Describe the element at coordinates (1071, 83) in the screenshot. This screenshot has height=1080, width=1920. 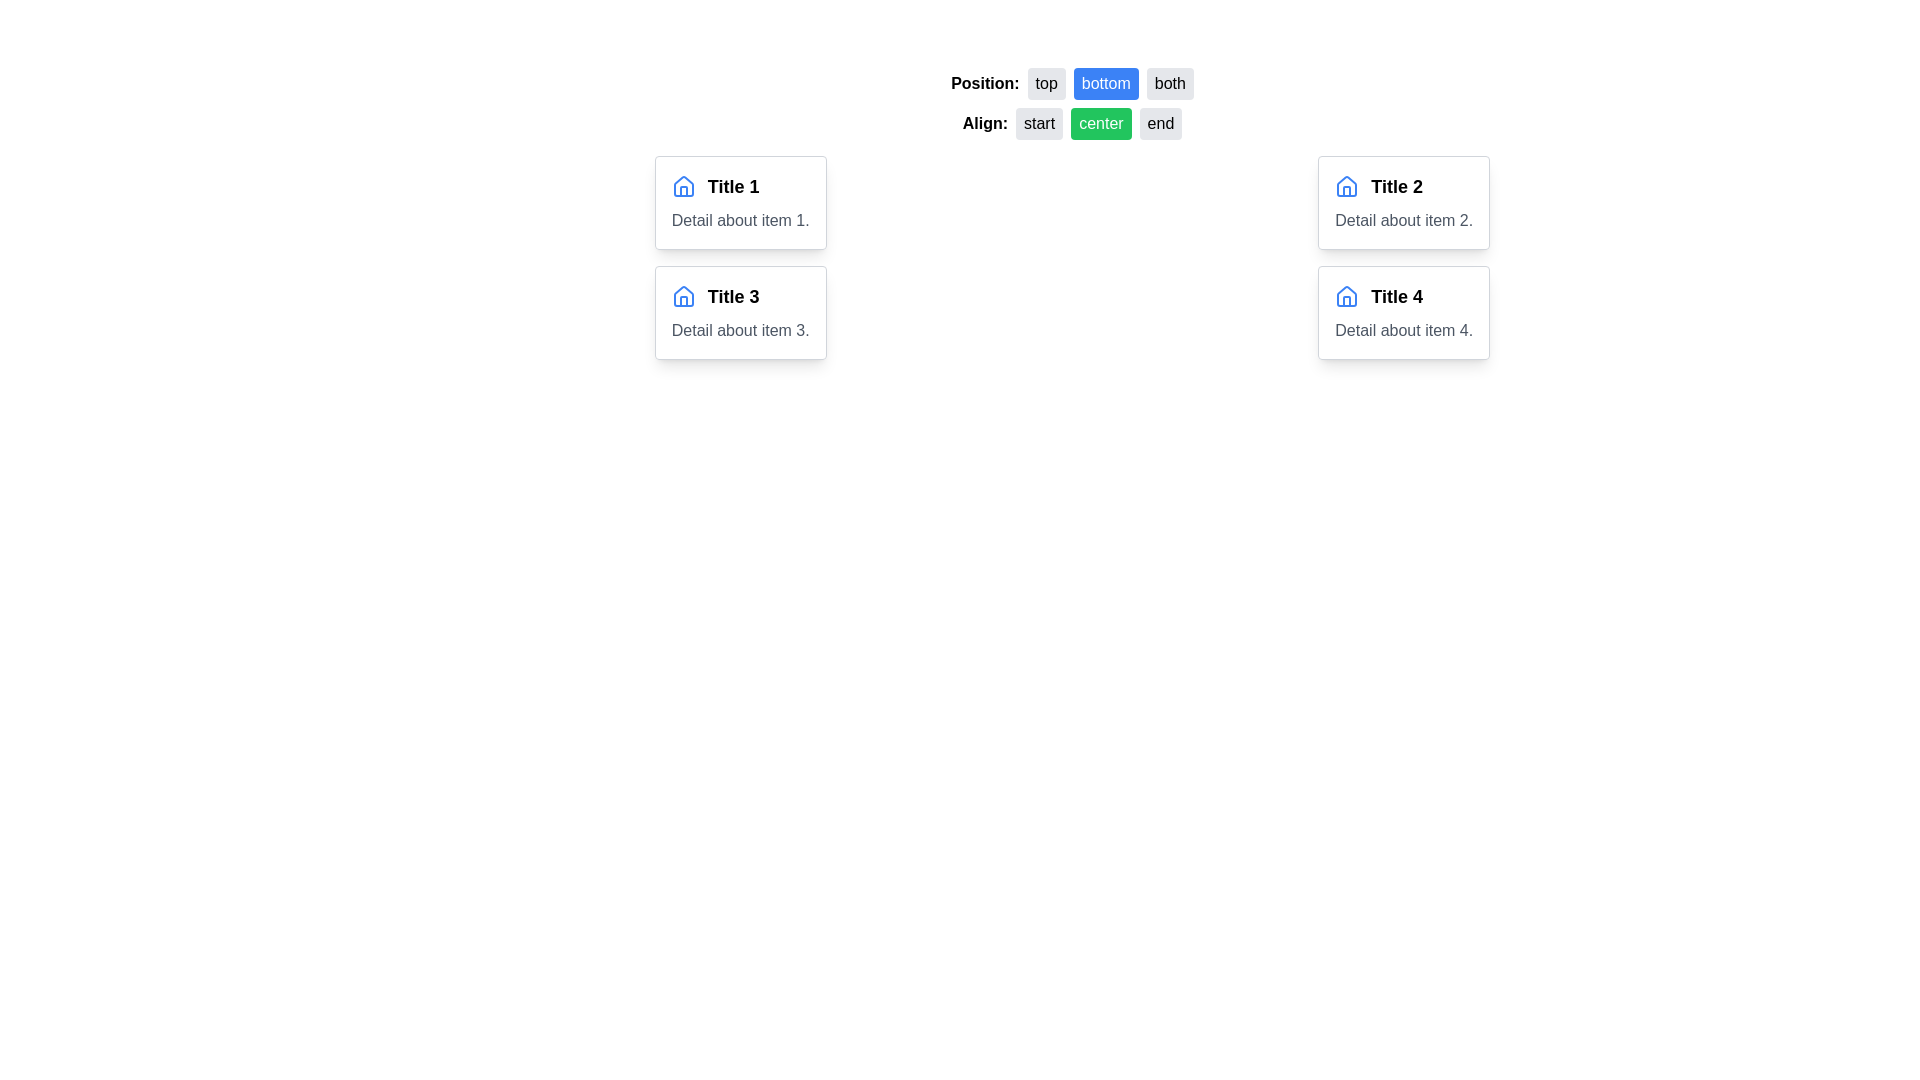
I see `the 'bottom' alignment button, which is the second button in the horizontal sequence under the 'Position:' label` at that location.